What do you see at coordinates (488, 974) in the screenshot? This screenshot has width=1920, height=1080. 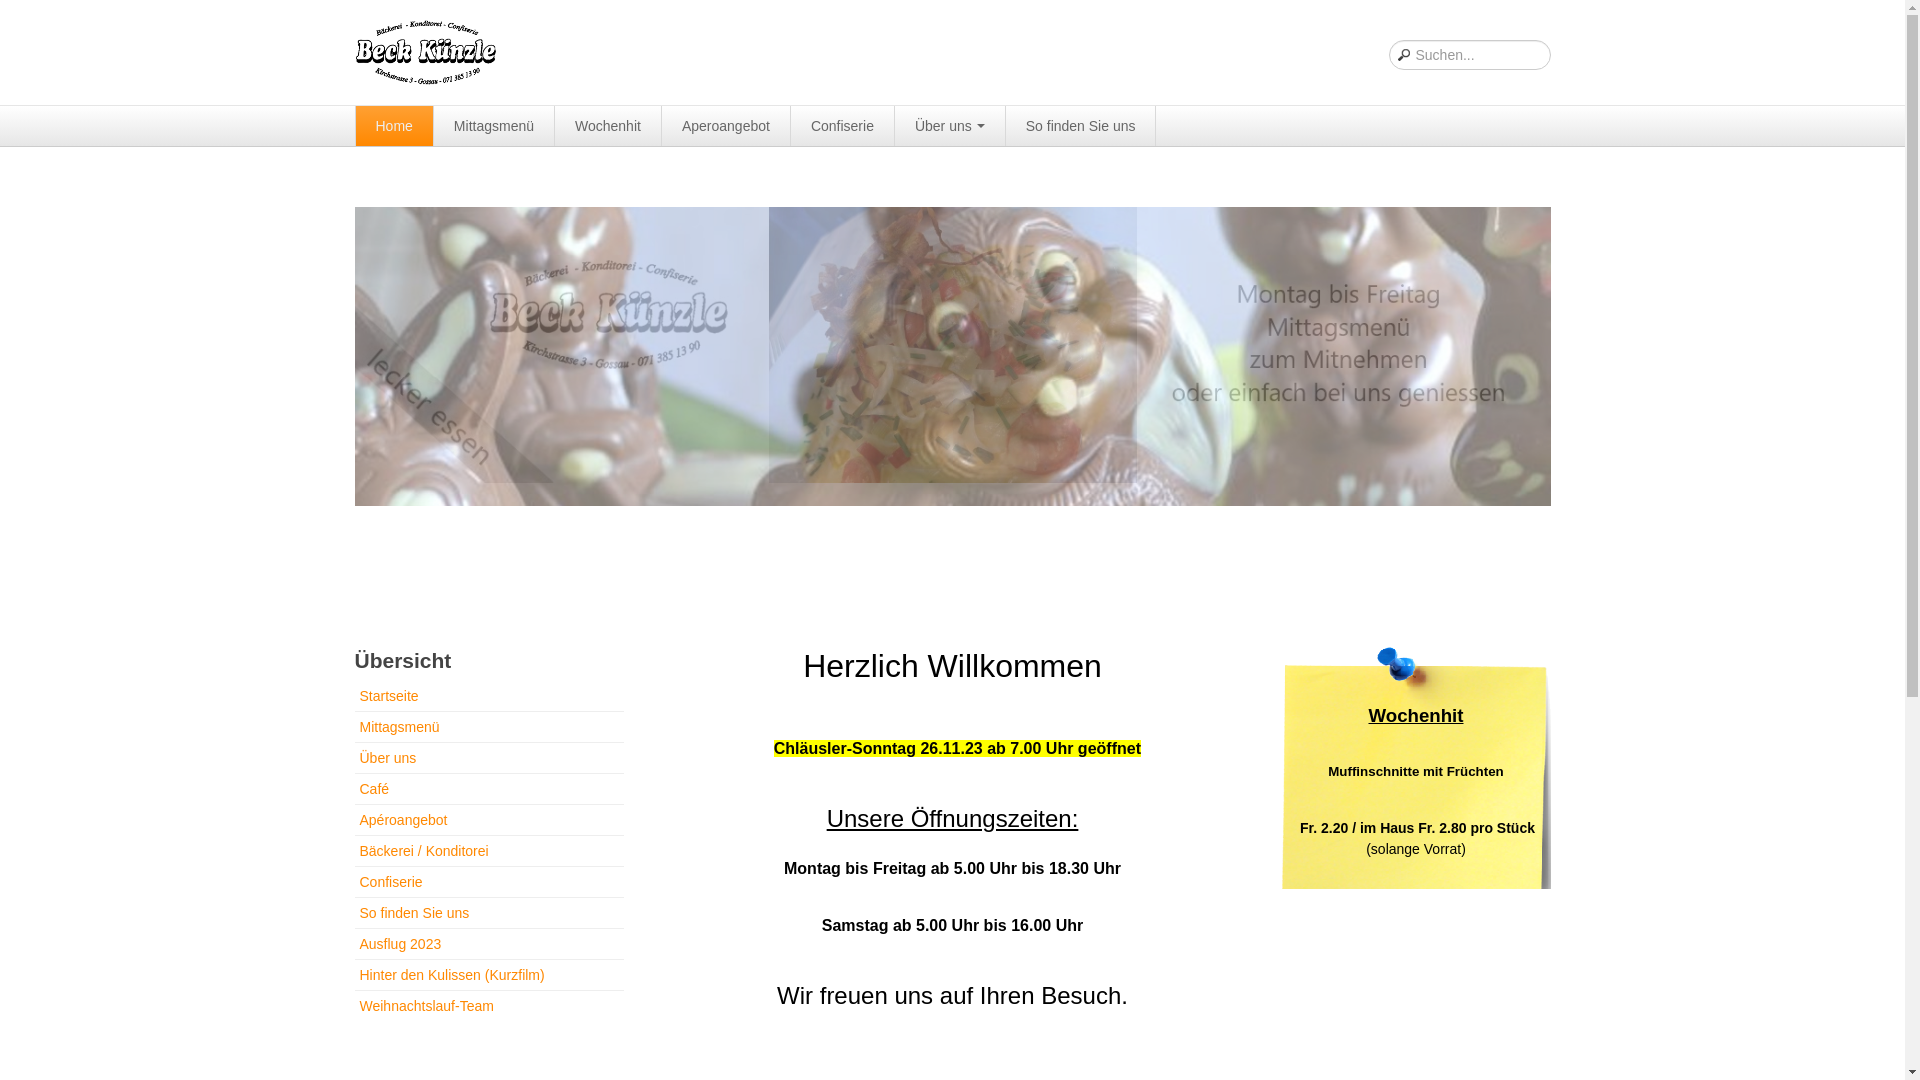 I see `'Hinter den Kulissen (Kurzfilm)'` at bounding box center [488, 974].